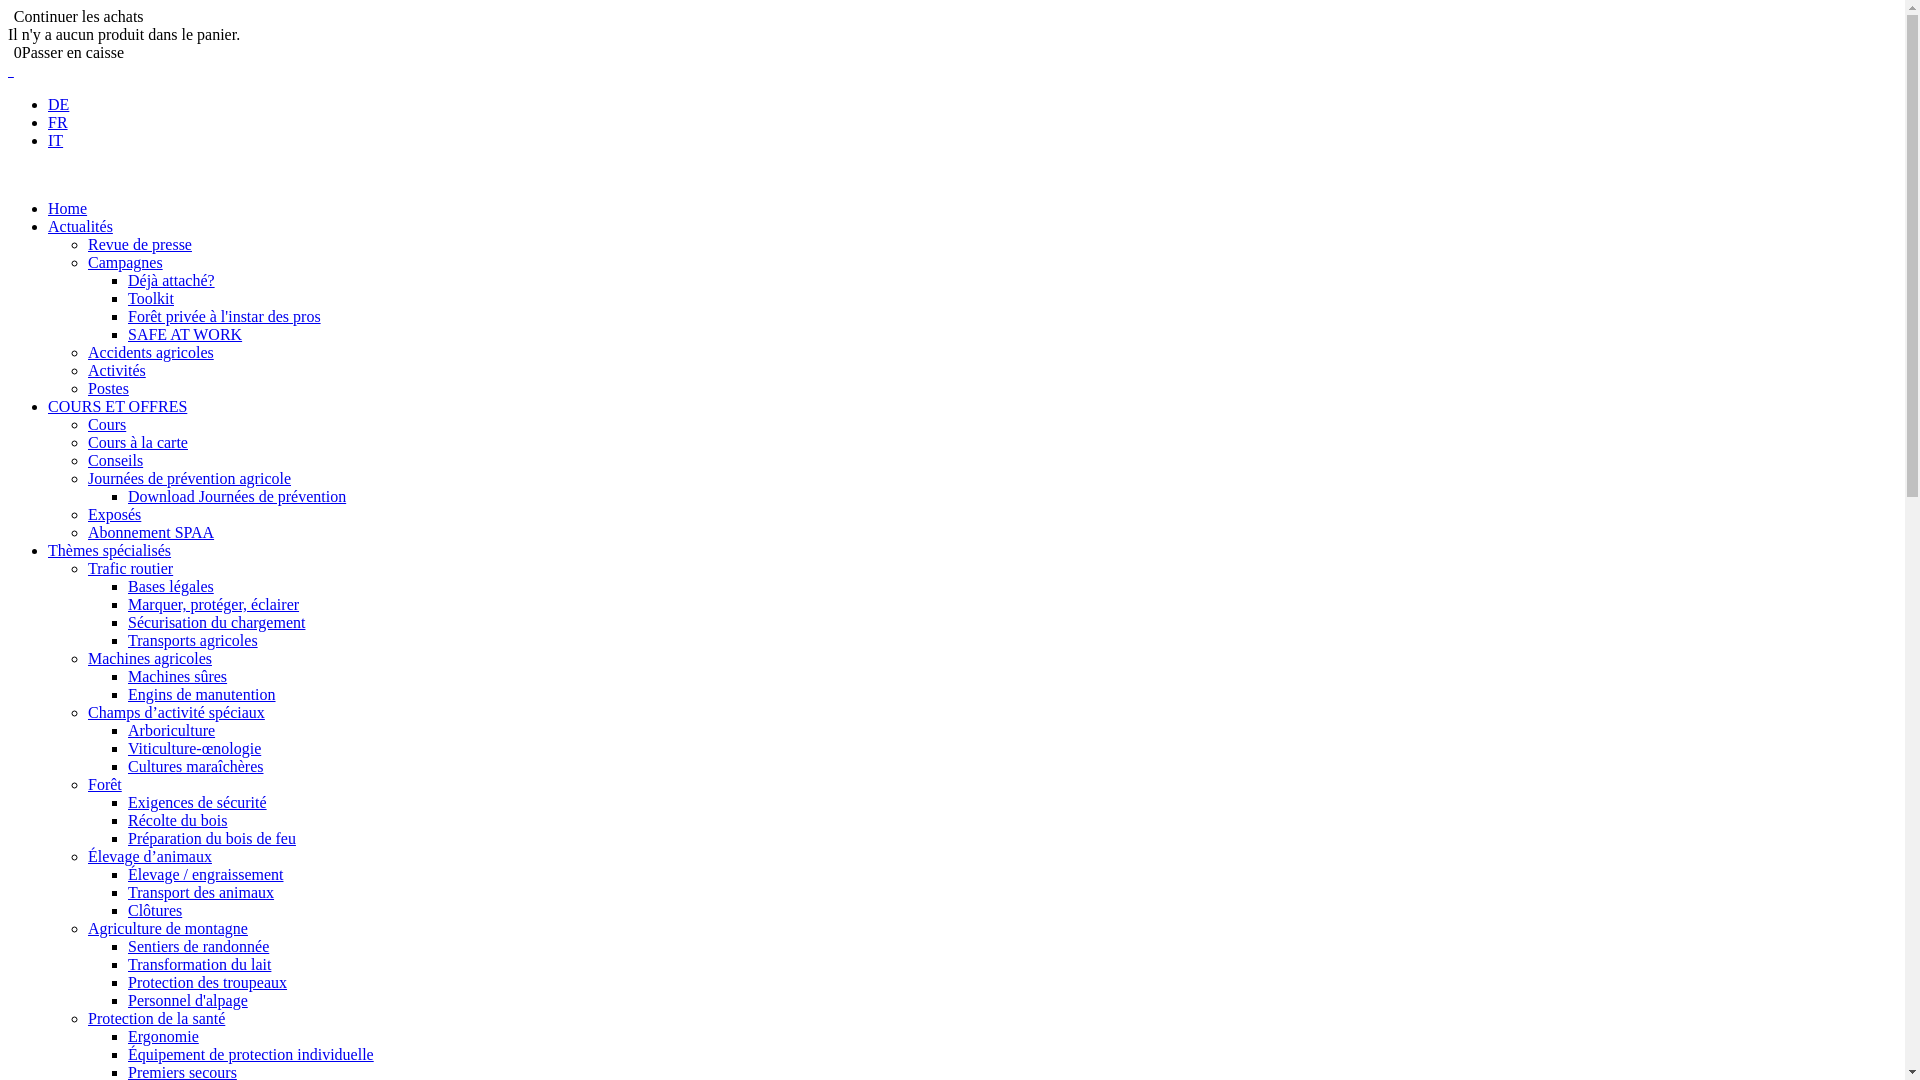 The image size is (1920, 1080). What do you see at coordinates (149, 298) in the screenshot?
I see `'Toolkit'` at bounding box center [149, 298].